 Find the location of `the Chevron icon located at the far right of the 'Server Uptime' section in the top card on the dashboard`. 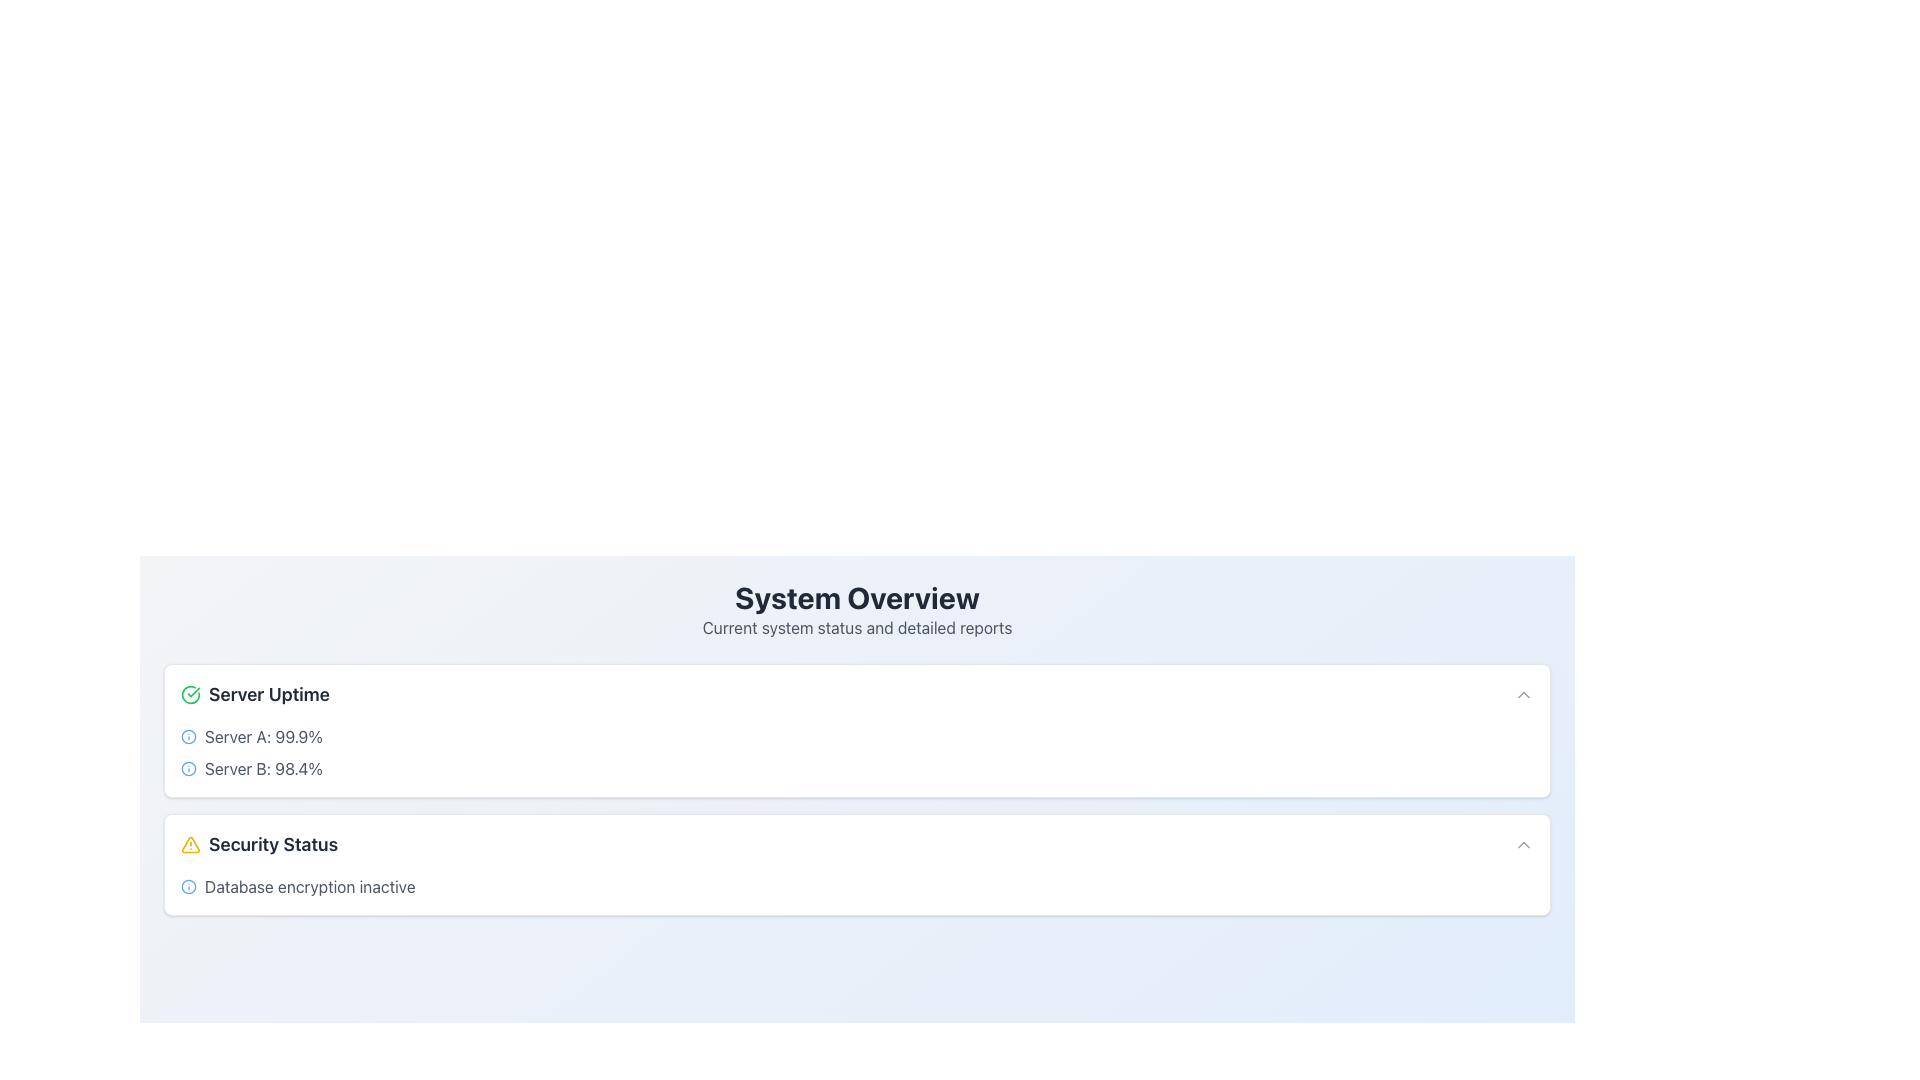

the Chevron icon located at the far right of the 'Server Uptime' section in the top card on the dashboard is located at coordinates (1522, 693).